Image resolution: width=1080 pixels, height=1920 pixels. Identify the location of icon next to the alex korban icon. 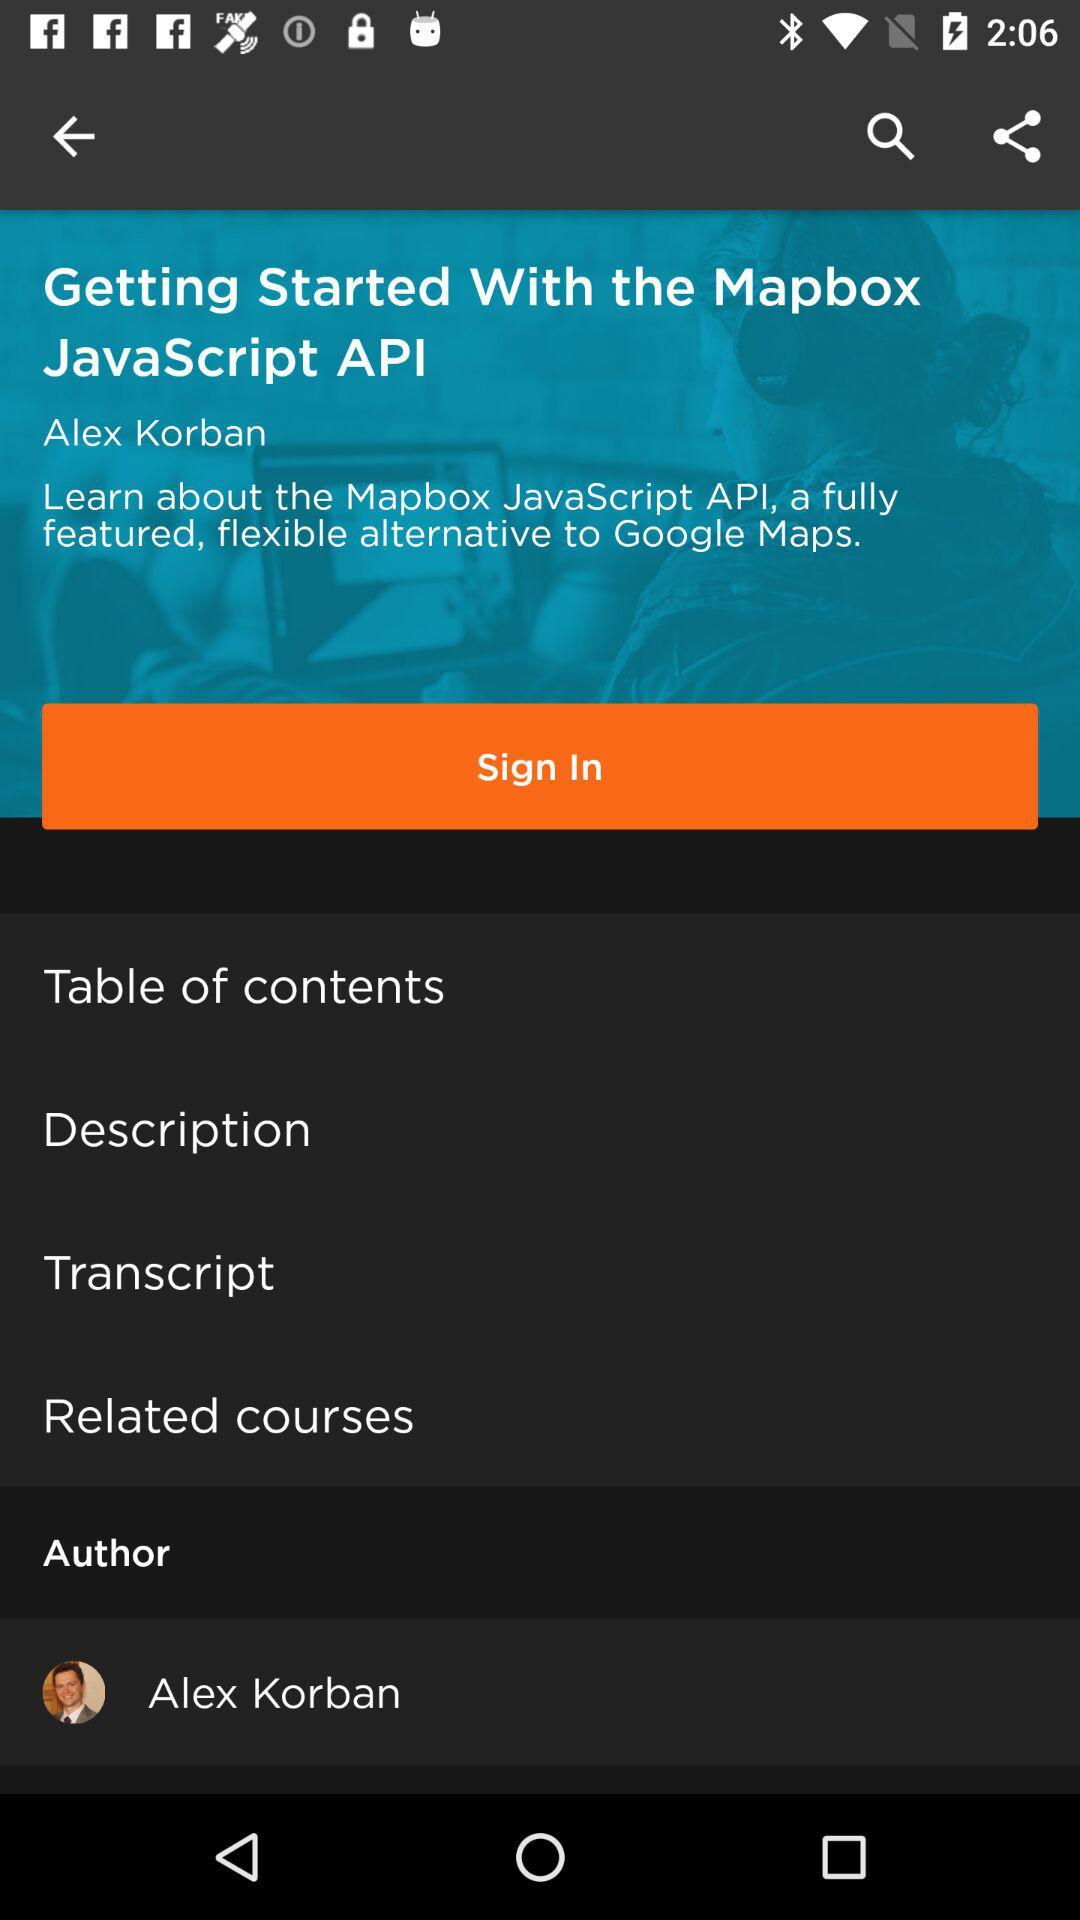
(72, 1690).